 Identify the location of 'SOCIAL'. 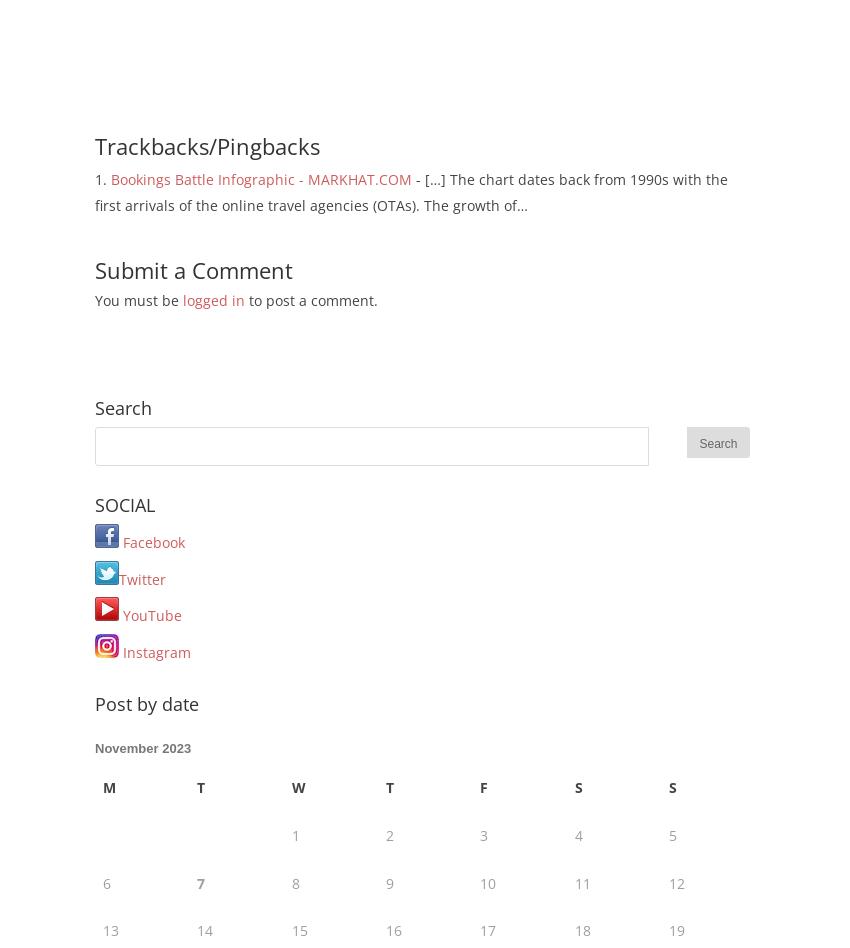
(94, 503).